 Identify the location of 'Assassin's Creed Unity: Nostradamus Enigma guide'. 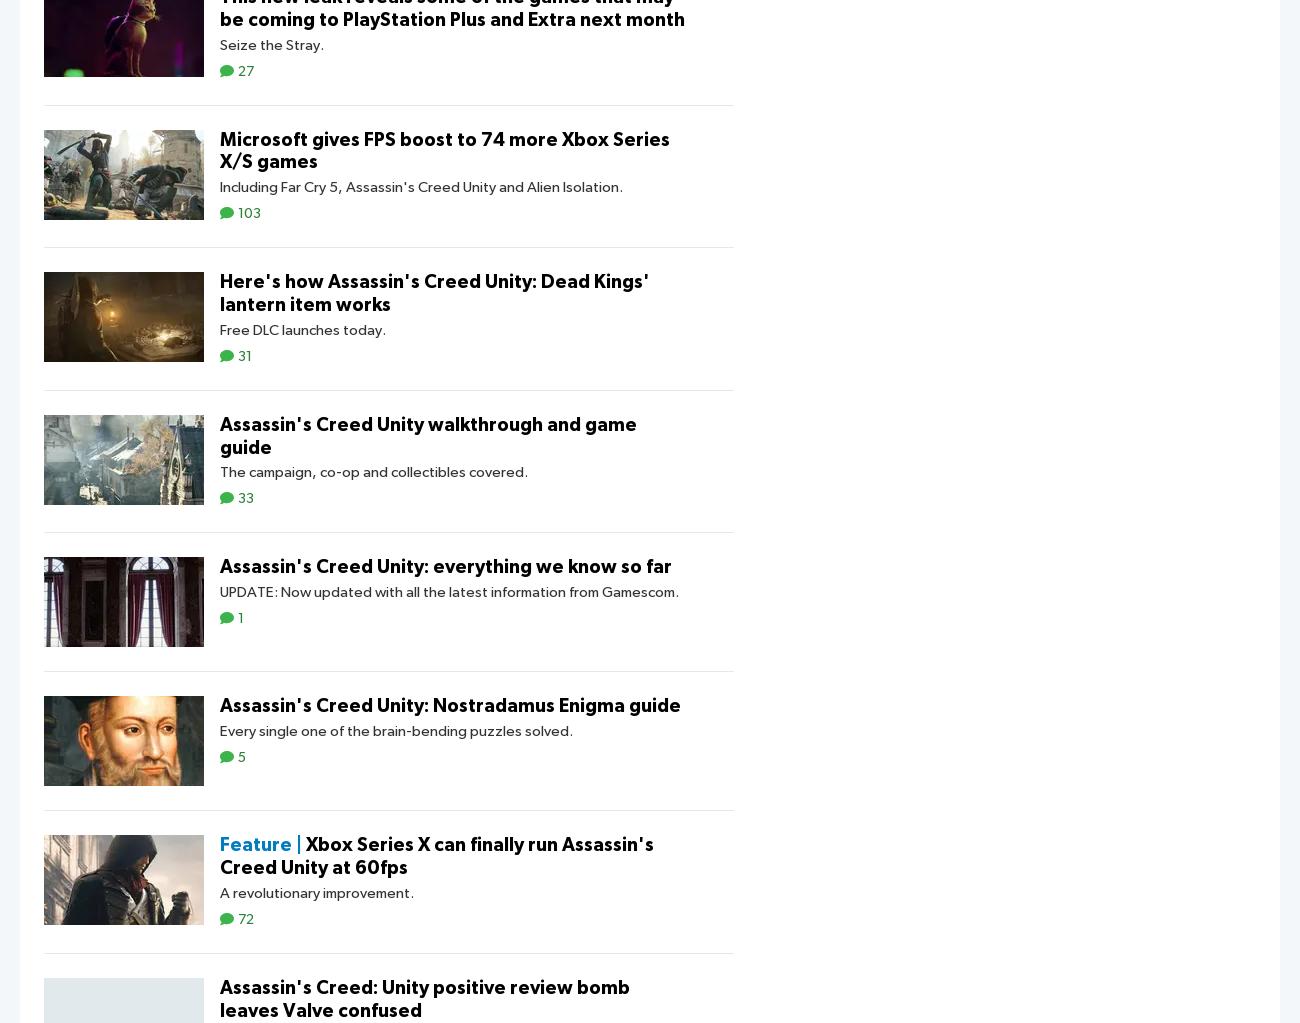
(449, 705).